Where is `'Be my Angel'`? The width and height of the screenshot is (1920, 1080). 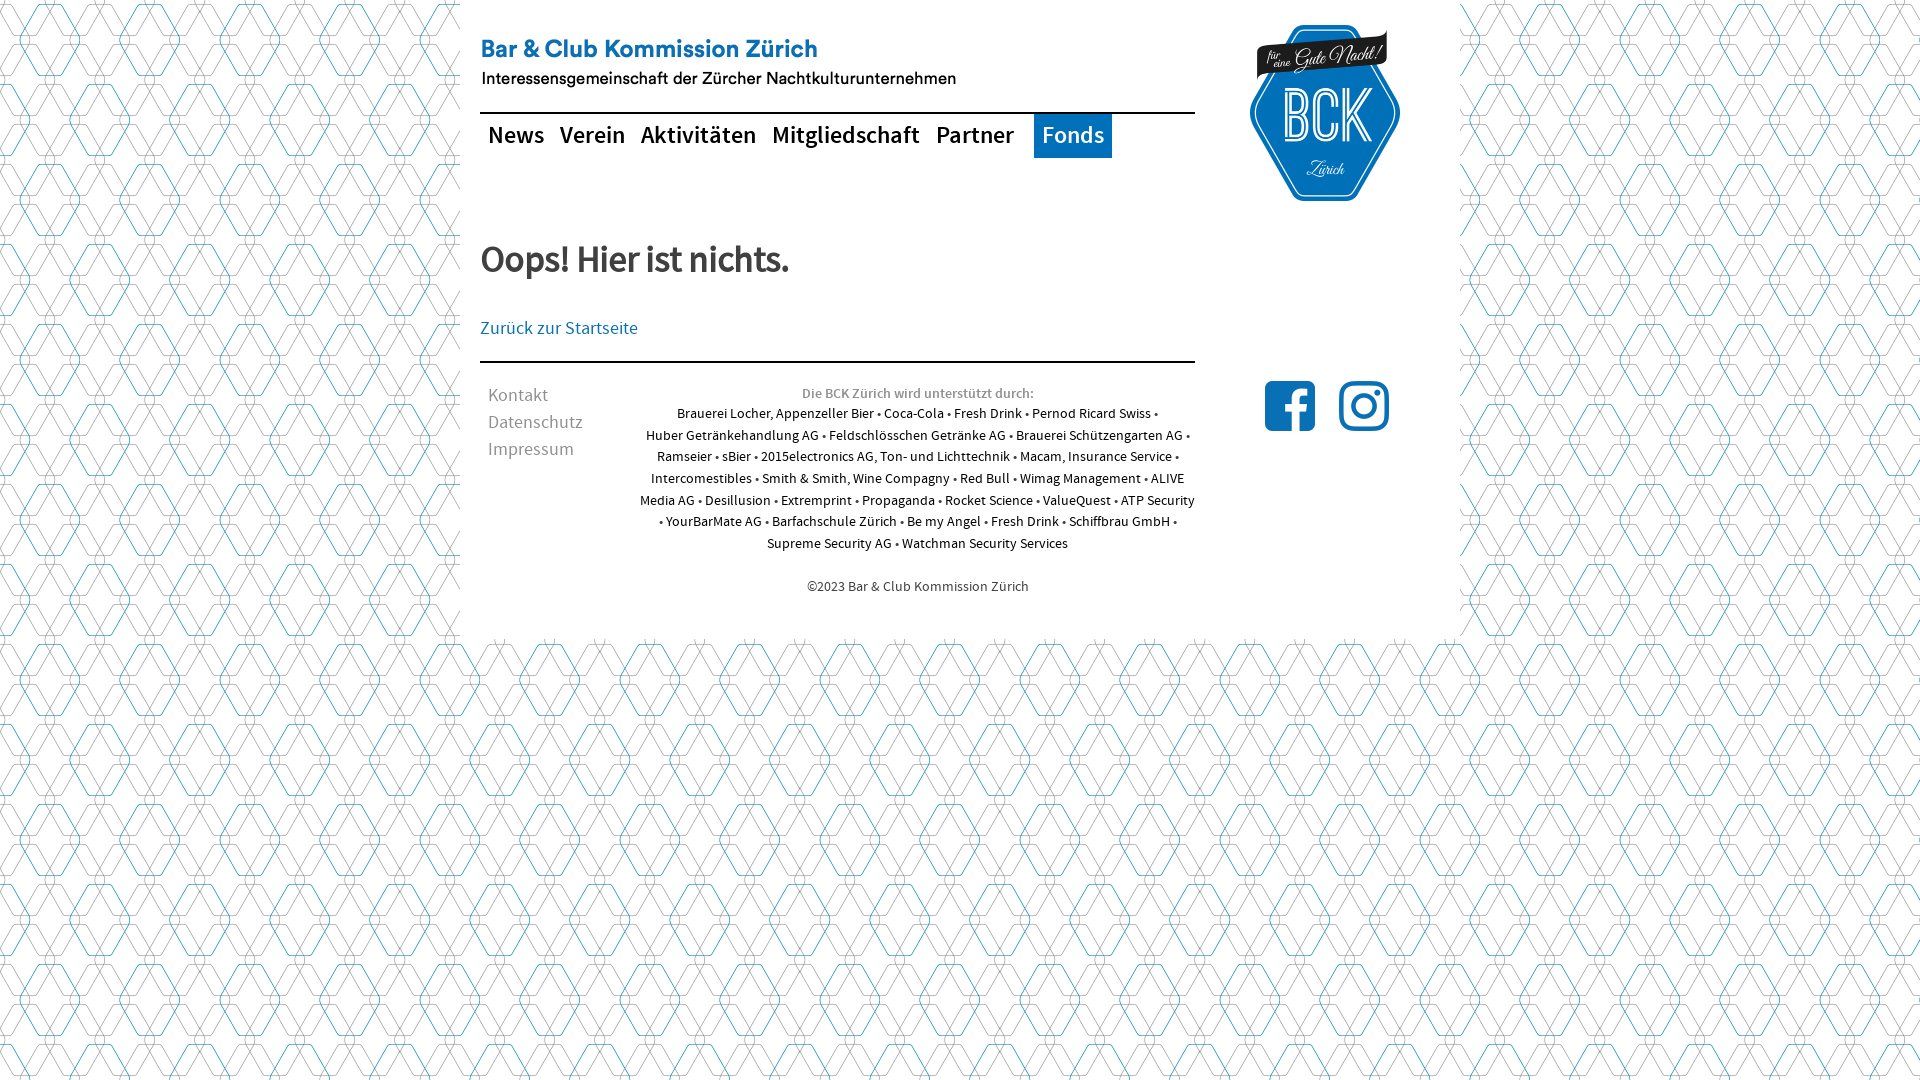 'Be my Angel' is located at coordinates (905, 520).